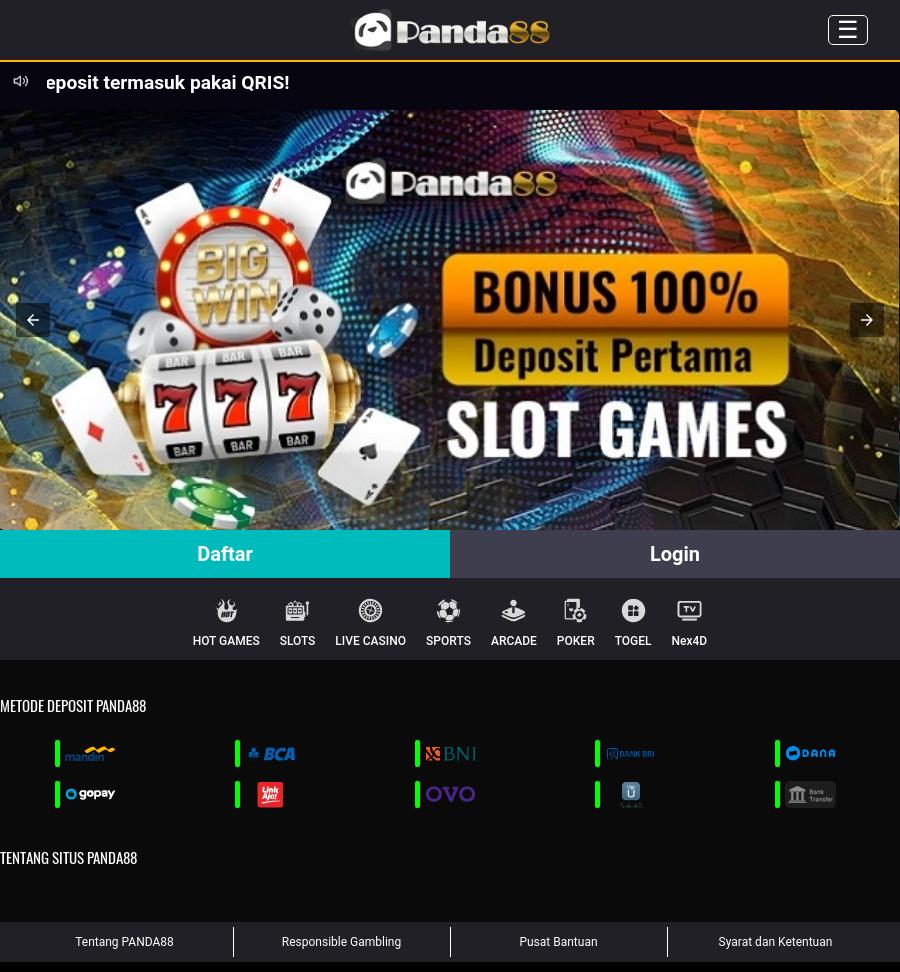  I want to click on 'Responsible Gambling', so click(341, 940).